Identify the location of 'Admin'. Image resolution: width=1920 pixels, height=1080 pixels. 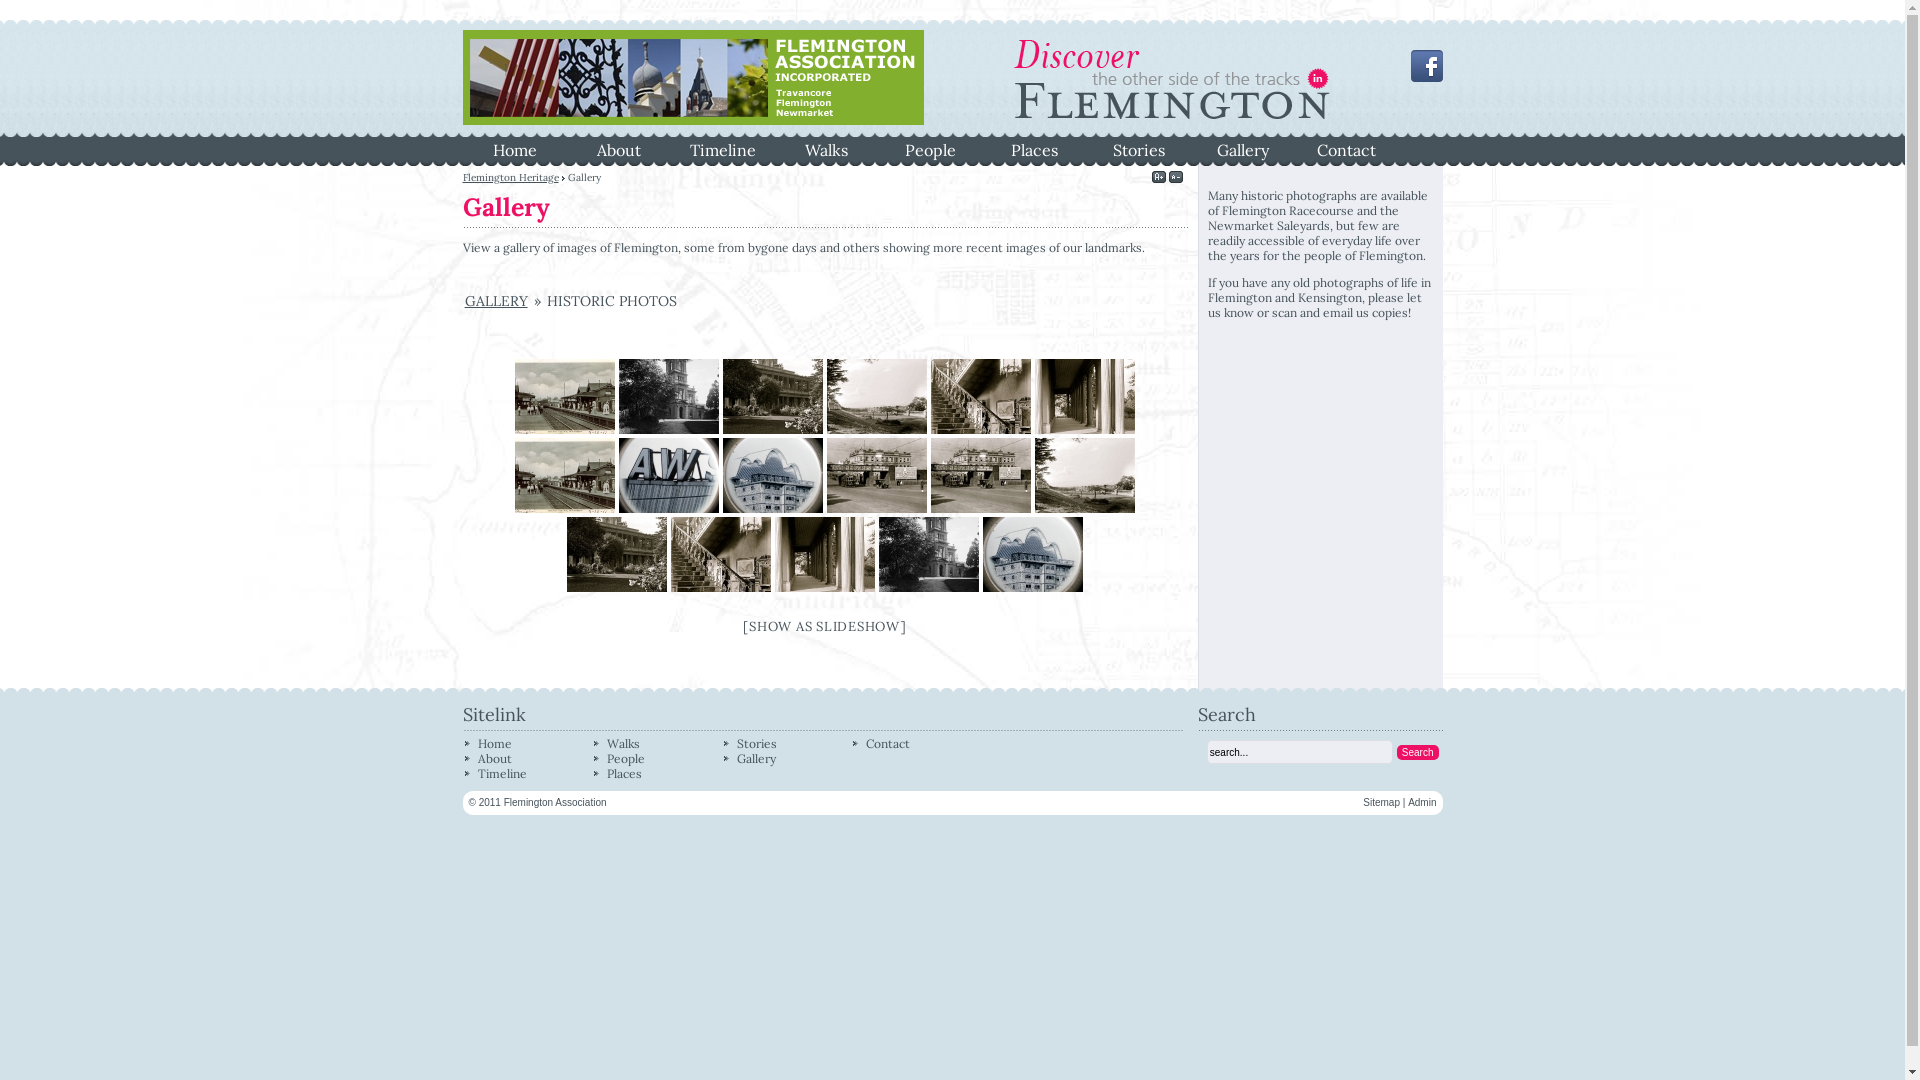
(1406, 801).